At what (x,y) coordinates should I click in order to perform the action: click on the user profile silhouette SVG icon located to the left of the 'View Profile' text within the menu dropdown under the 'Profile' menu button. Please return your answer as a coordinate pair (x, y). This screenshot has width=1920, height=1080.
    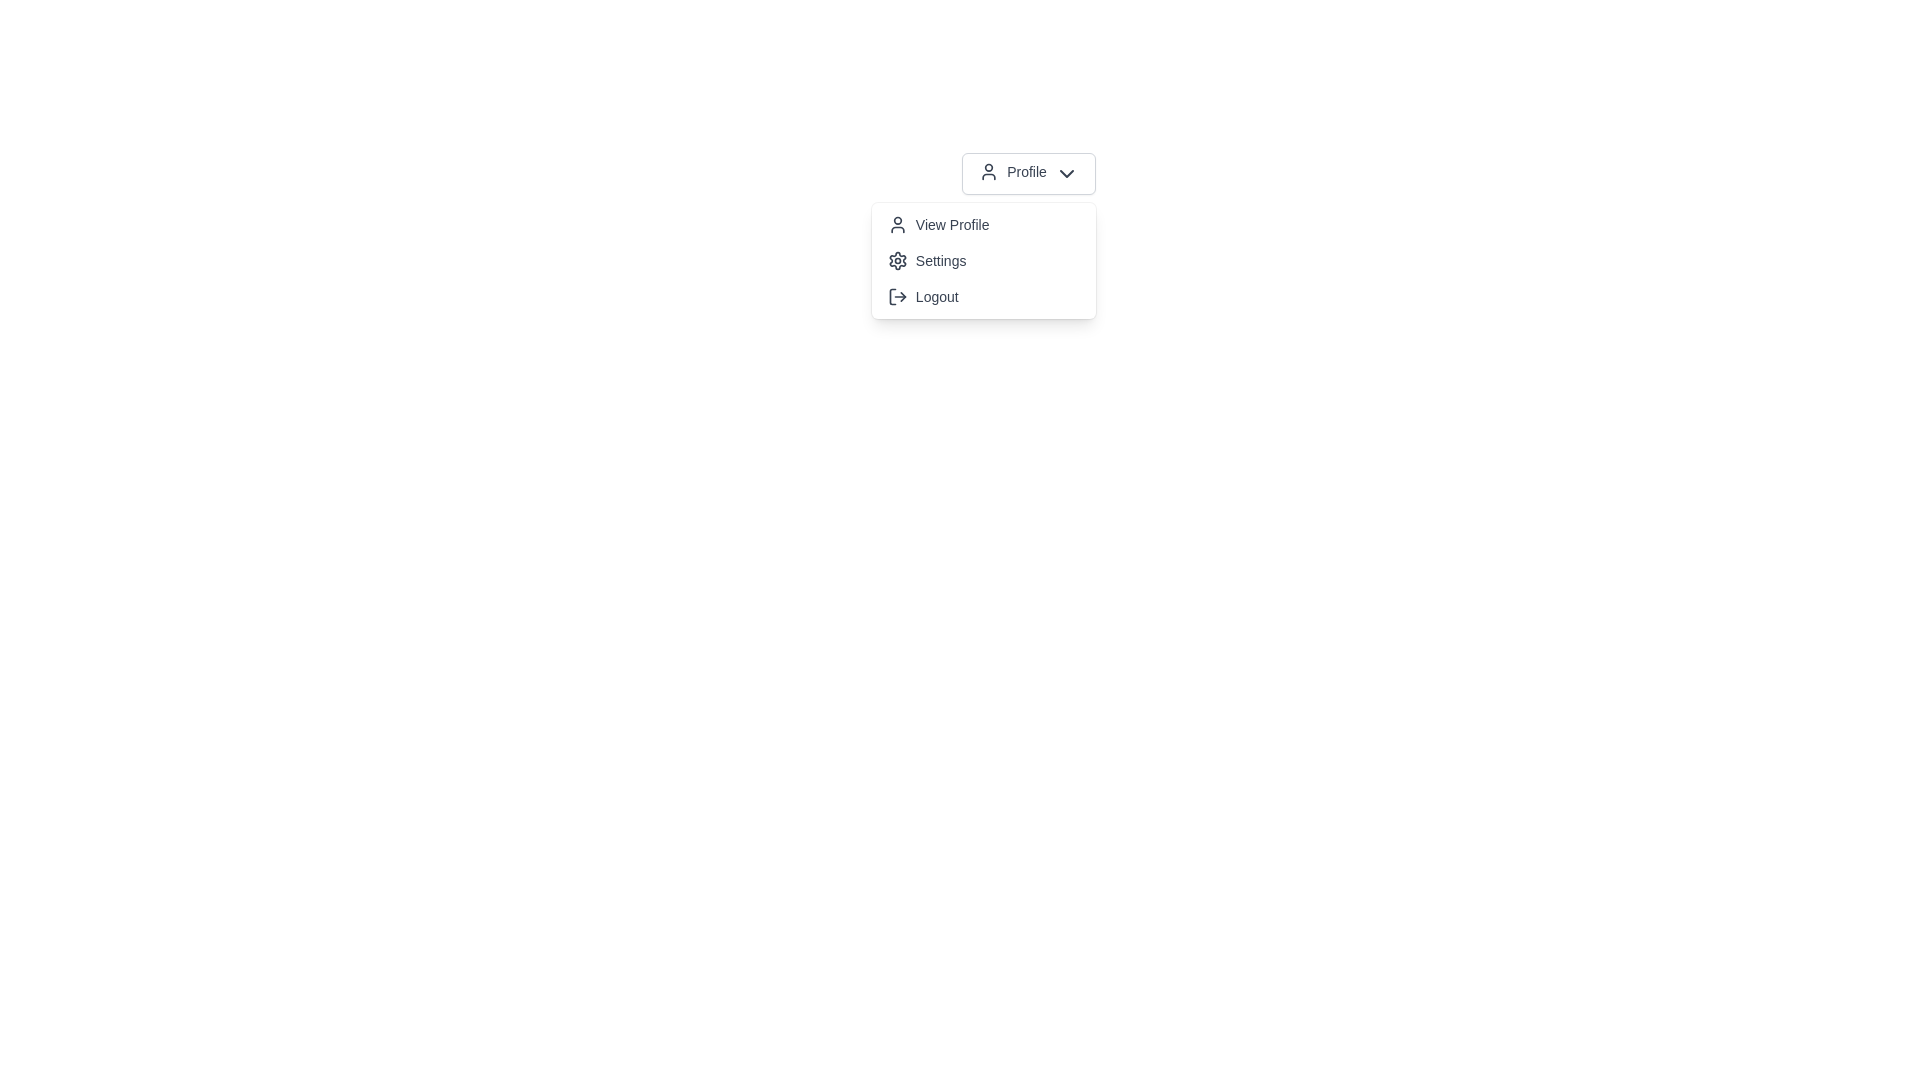
    Looking at the image, I should click on (896, 224).